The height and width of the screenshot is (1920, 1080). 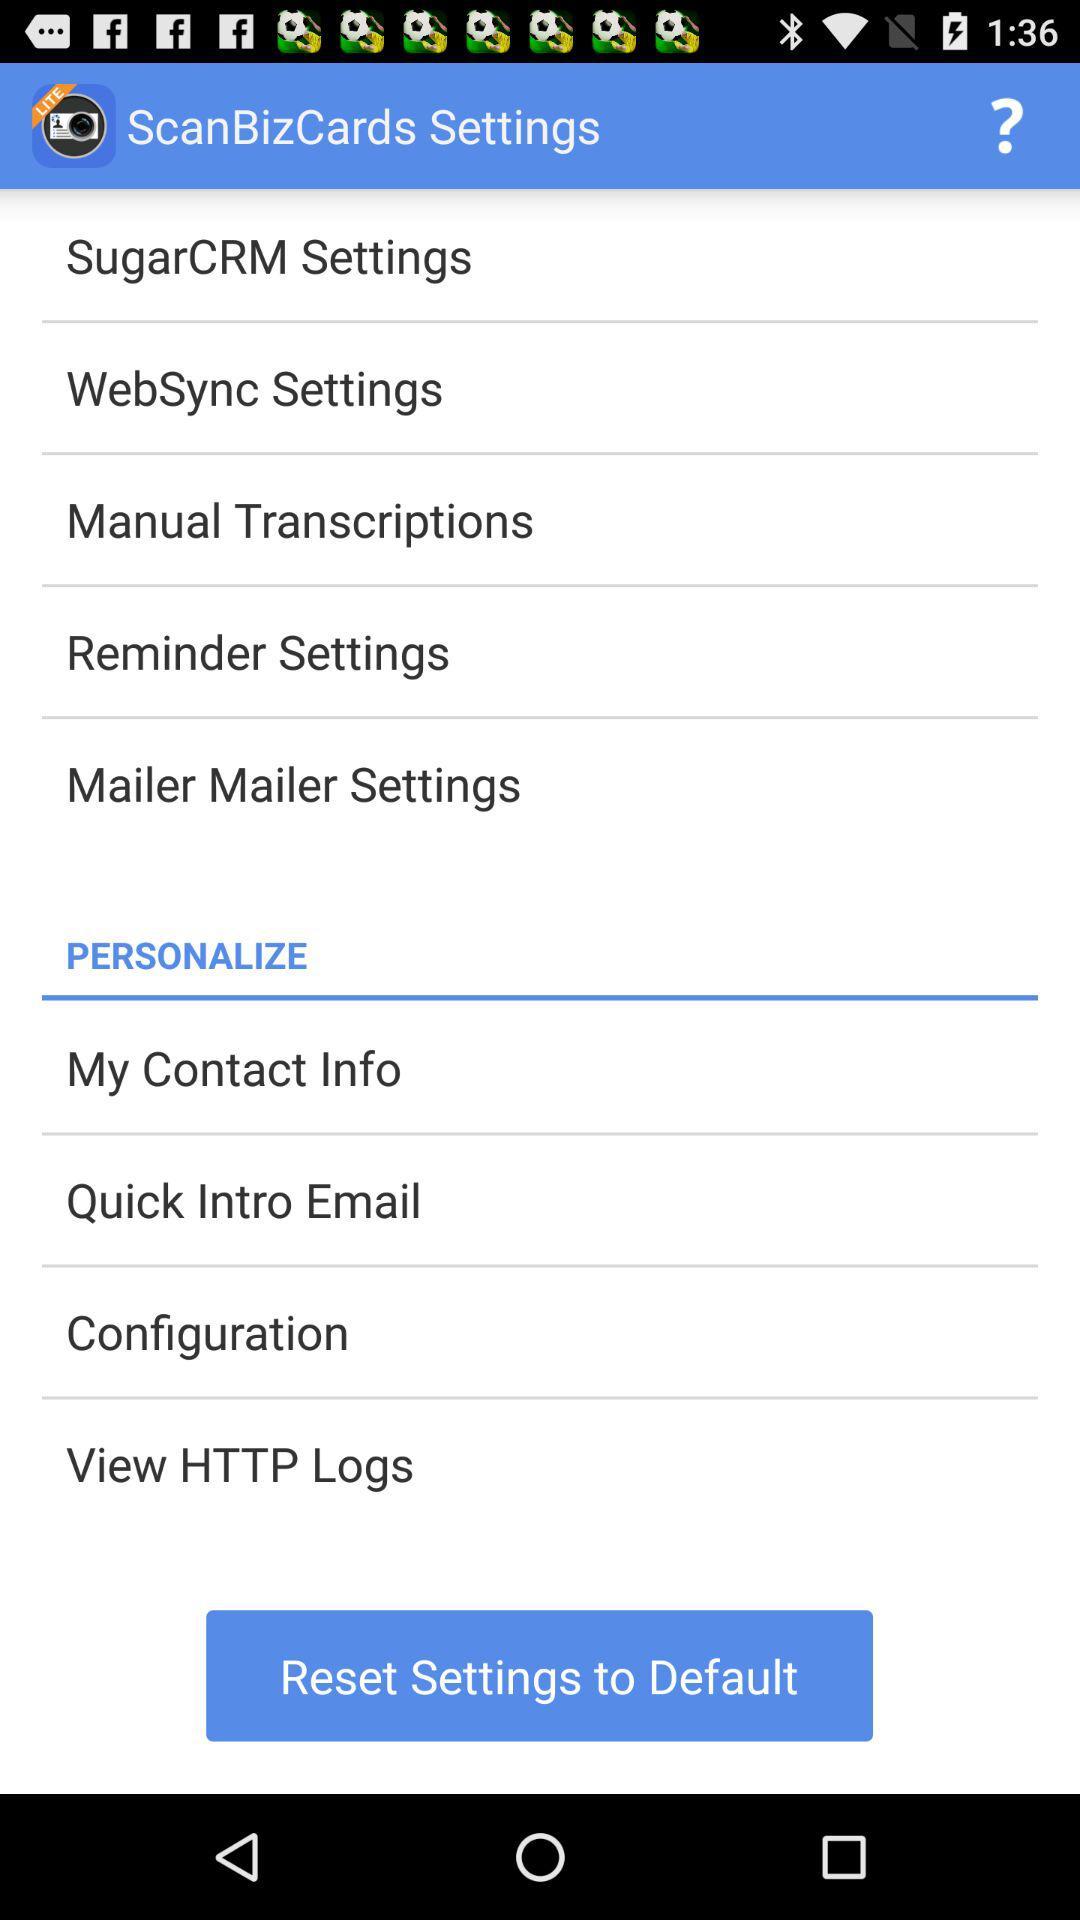 What do you see at coordinates (551, 387) in the screenshot?
I see `websync settings app` at bounding box center [551, 387].